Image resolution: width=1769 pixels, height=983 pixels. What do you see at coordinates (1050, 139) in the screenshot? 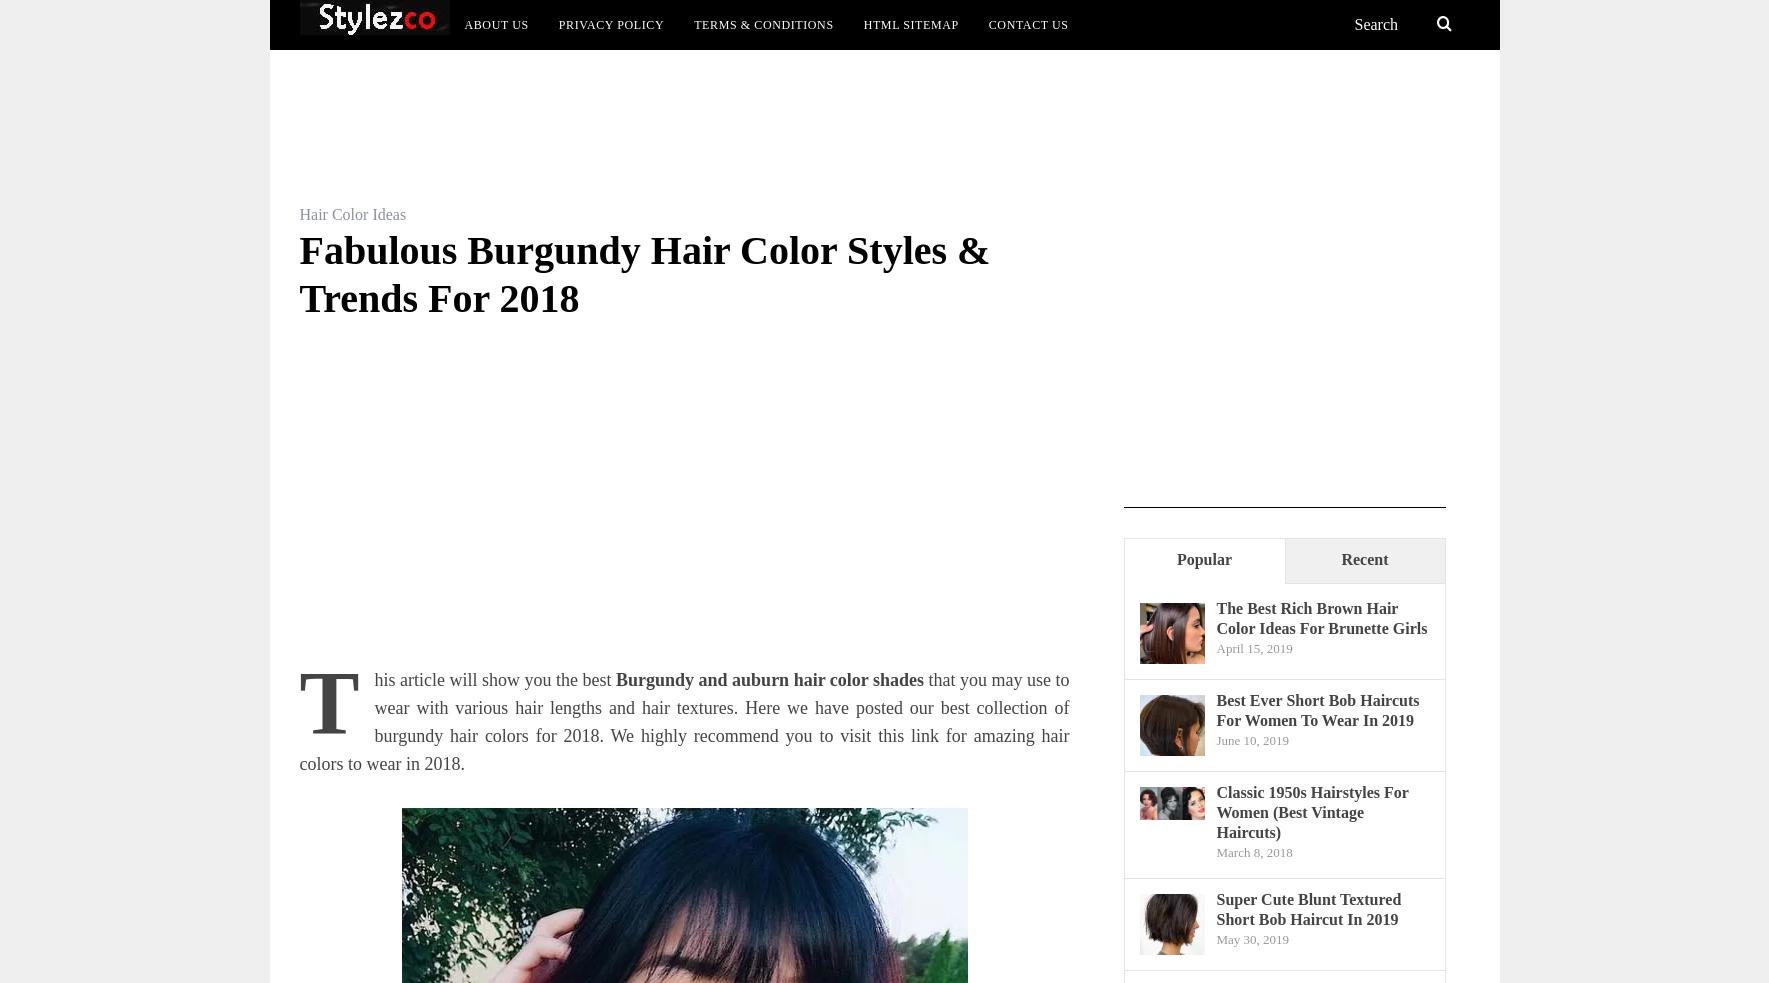
I see `'Celebrity Hairstyles'` at bounding box center [1050, 139].